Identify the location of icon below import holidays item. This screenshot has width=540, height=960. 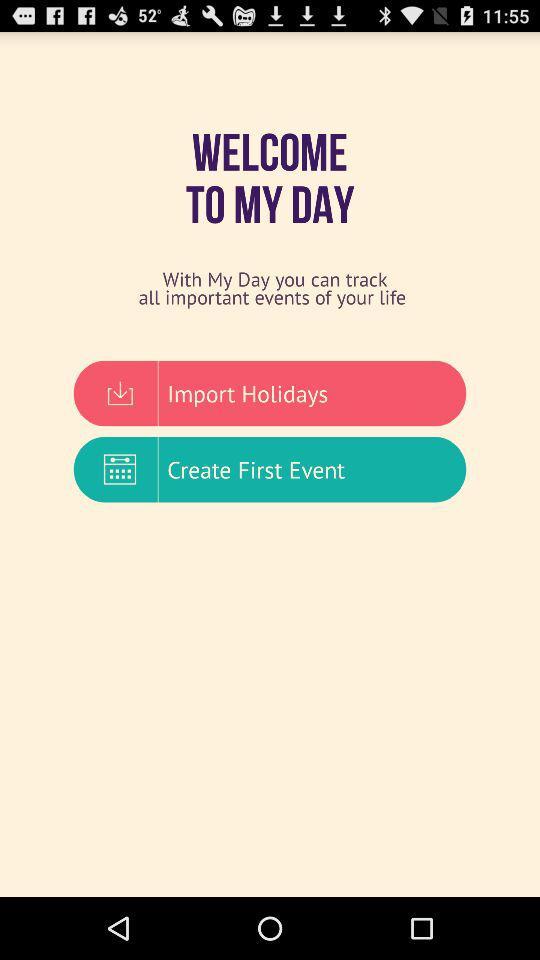
(270, 469).